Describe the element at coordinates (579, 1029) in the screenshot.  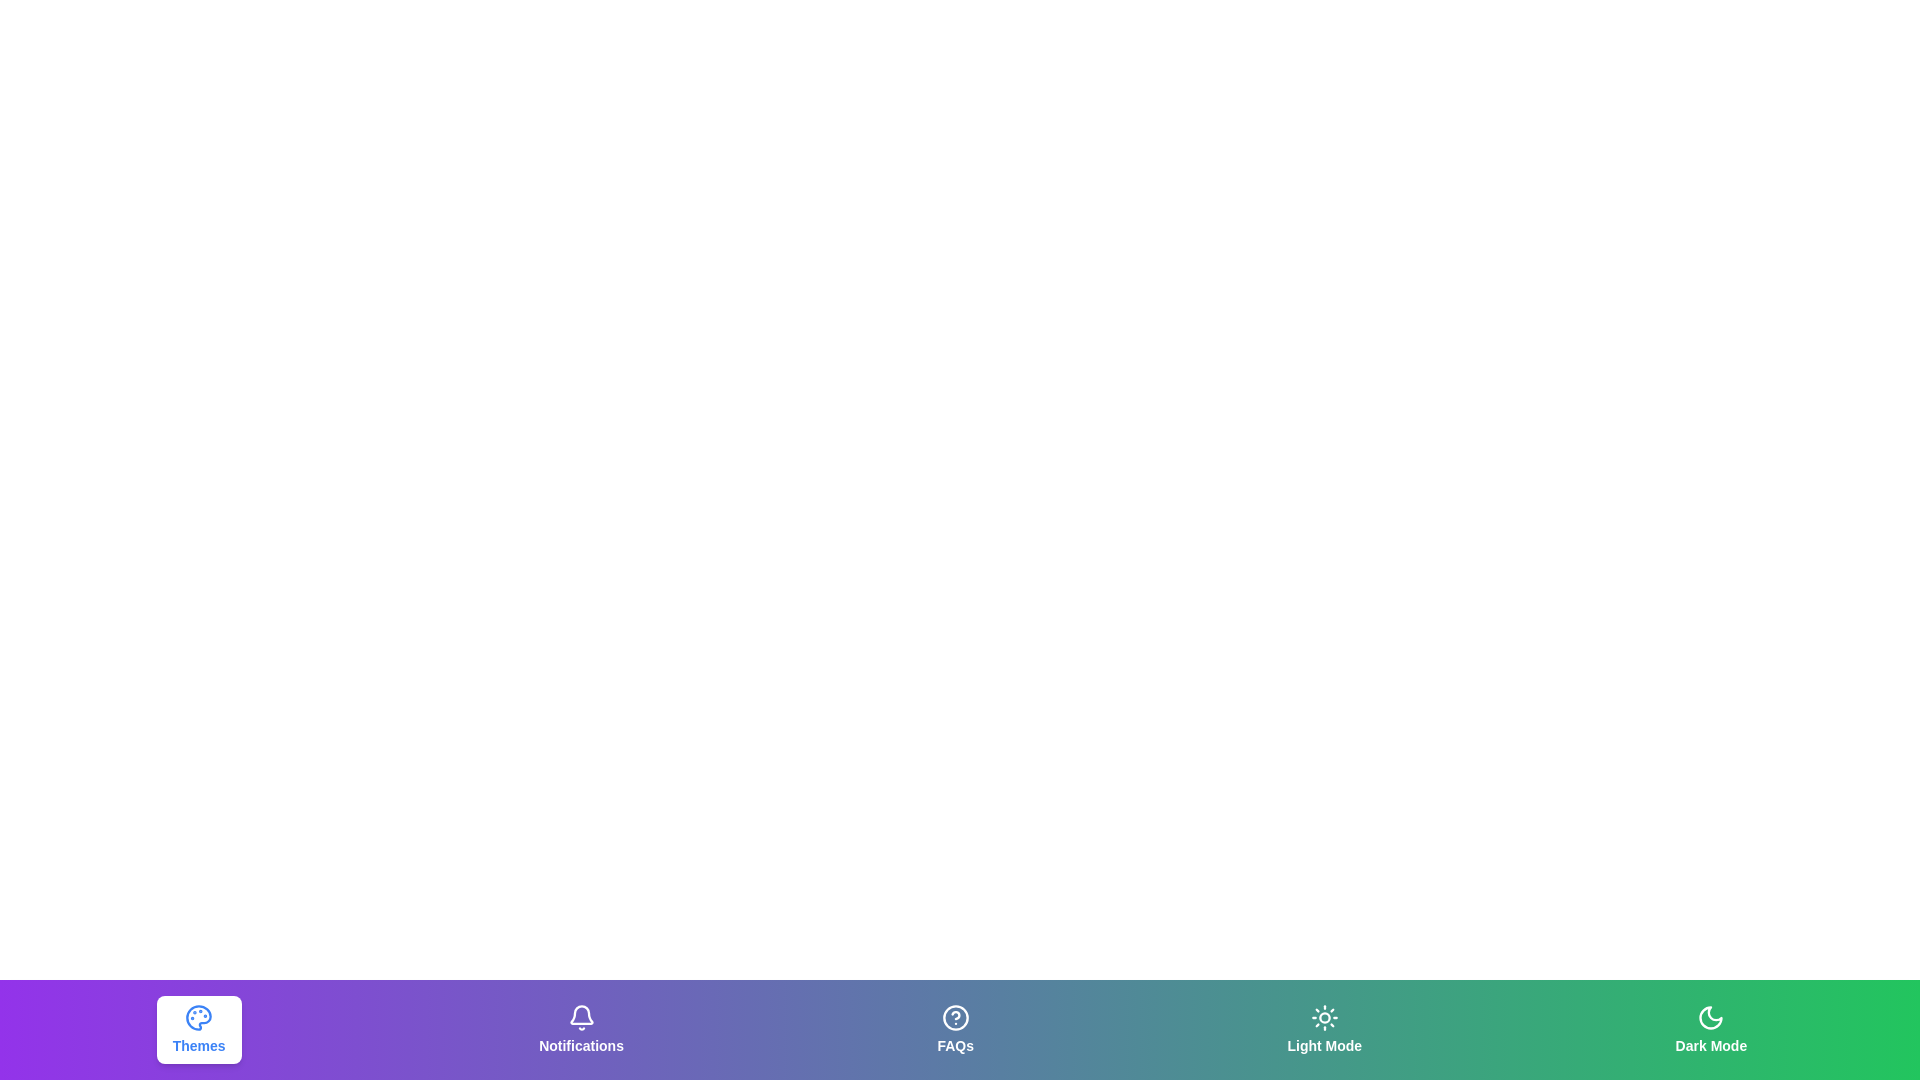
I see `the Notifications tab to observe its hover effect` at that location.